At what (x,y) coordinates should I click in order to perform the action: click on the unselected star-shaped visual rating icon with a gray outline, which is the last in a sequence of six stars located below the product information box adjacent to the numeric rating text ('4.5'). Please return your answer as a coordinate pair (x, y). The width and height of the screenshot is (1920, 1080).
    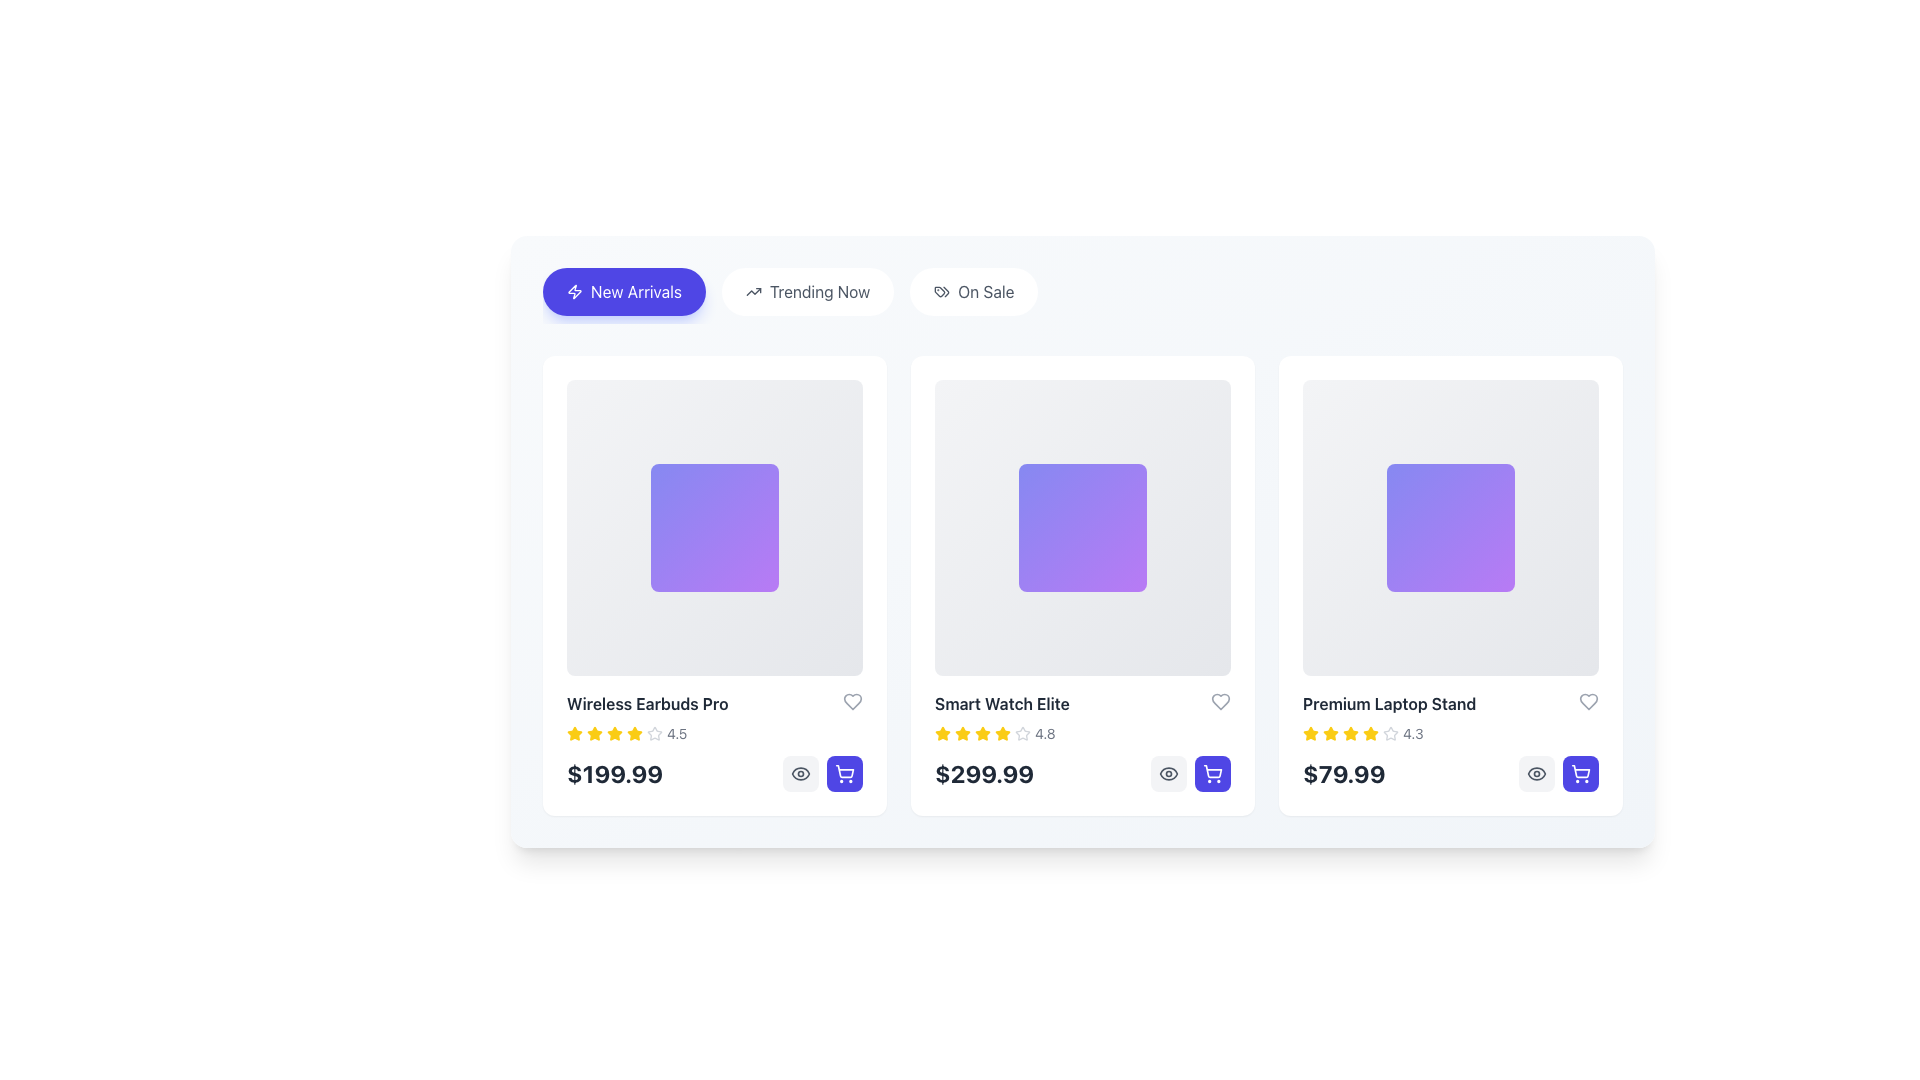
    Looking at the image, I should click on (654, 733).